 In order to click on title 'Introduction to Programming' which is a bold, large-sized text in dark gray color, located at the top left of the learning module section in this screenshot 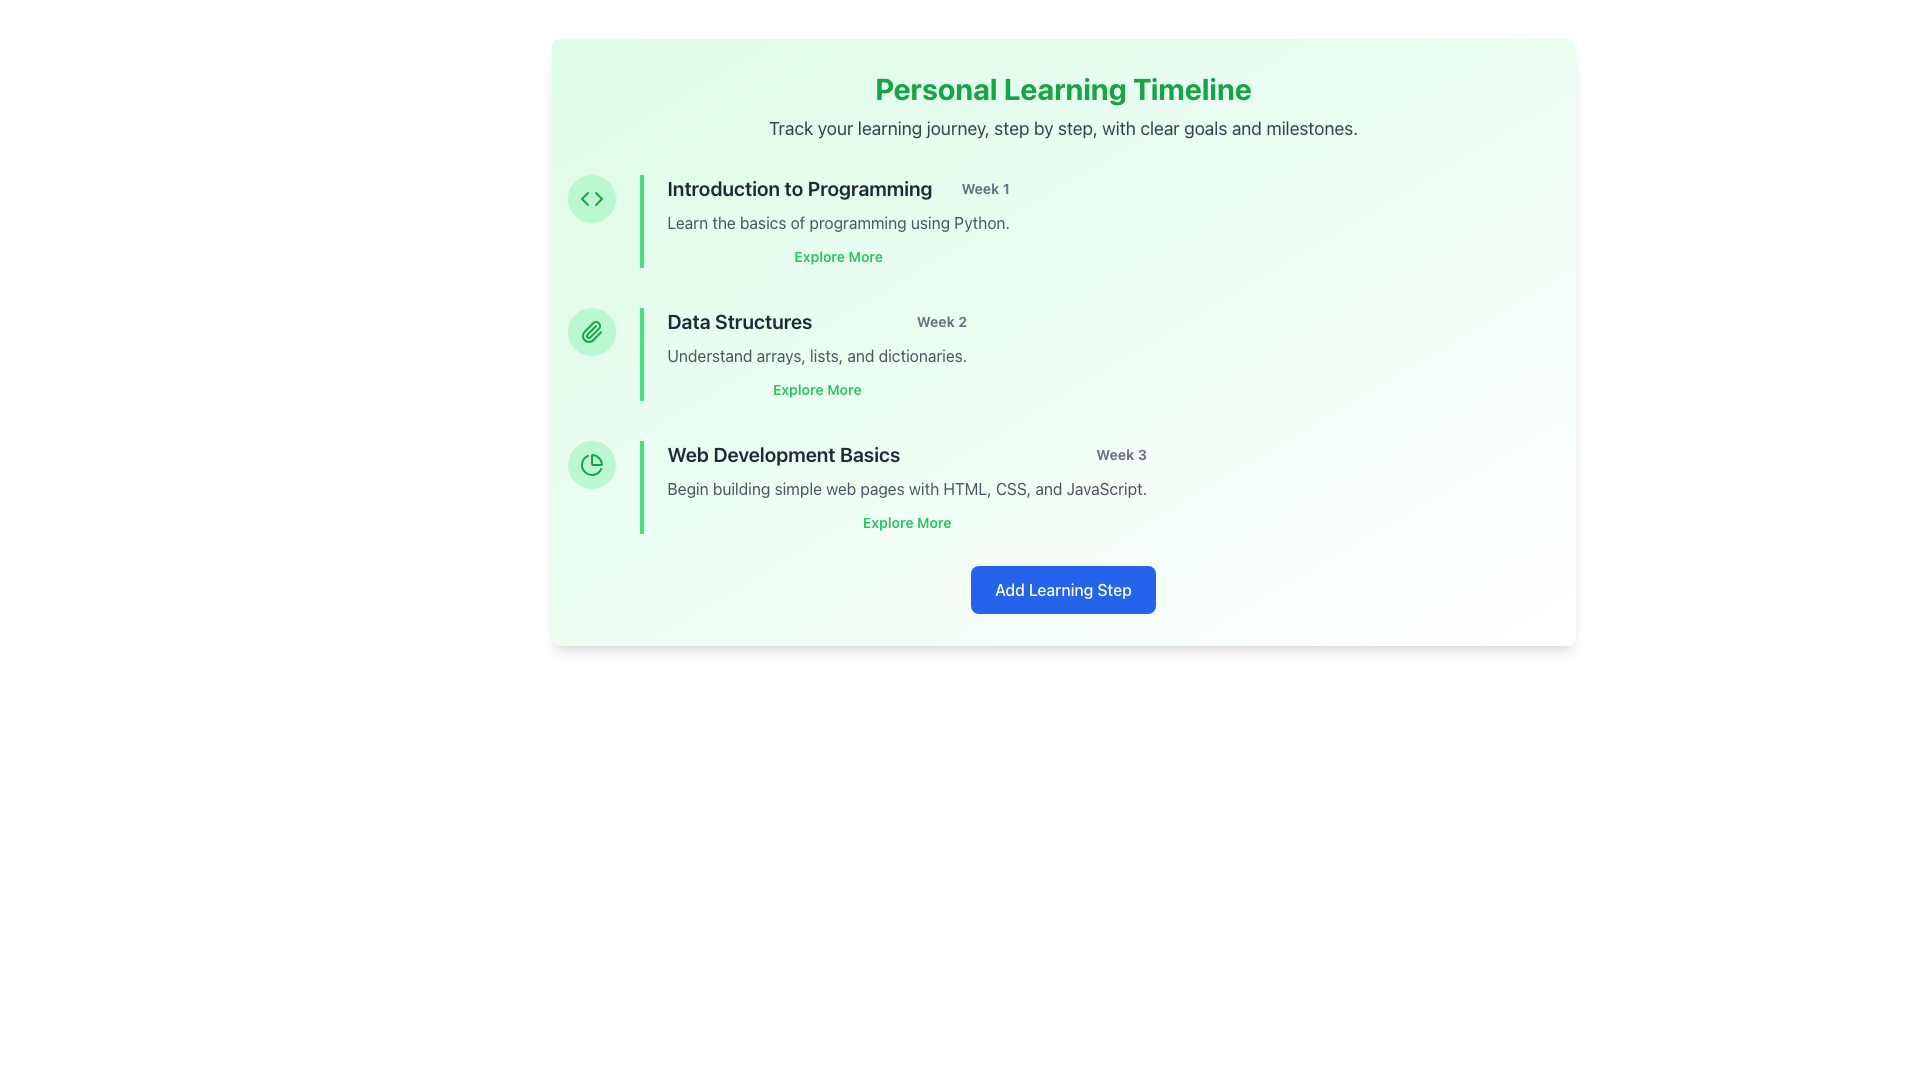, I will do `click(800, 189)`.